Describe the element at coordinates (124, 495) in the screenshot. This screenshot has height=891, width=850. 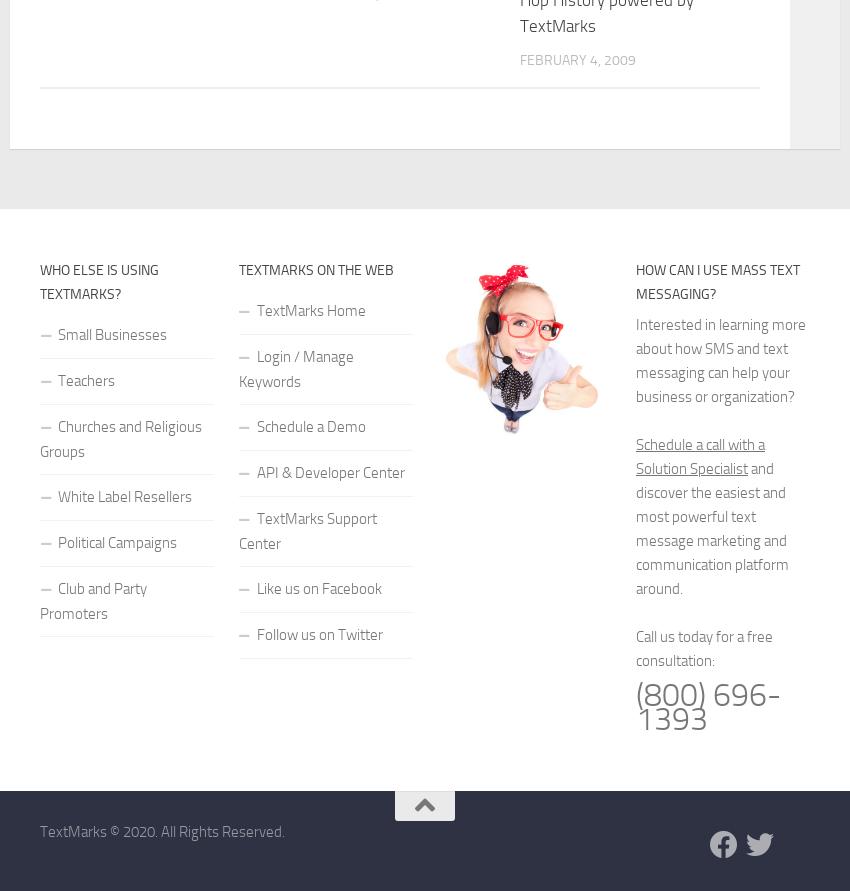
I see `'White Label Resellers'` at that location.